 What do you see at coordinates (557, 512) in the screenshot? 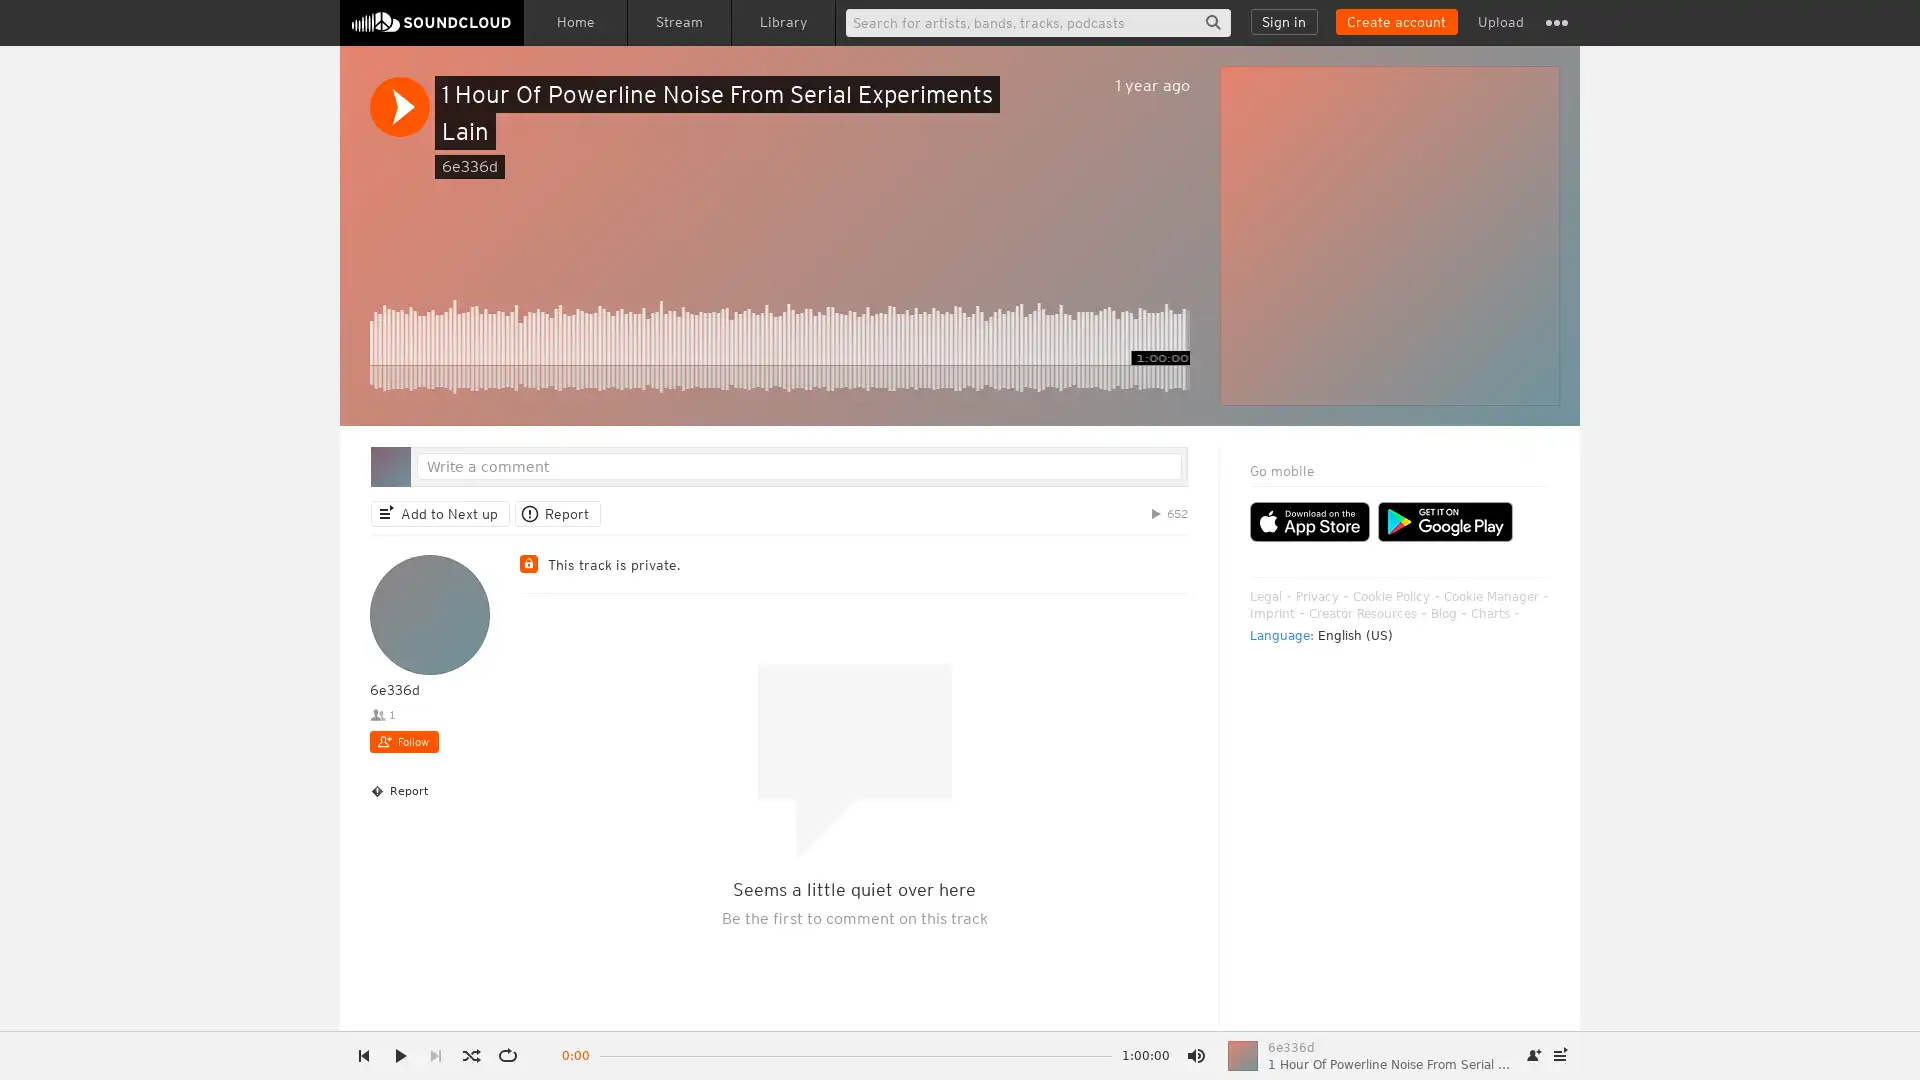
I see `Report track or account` at bounding box center [557, 512].